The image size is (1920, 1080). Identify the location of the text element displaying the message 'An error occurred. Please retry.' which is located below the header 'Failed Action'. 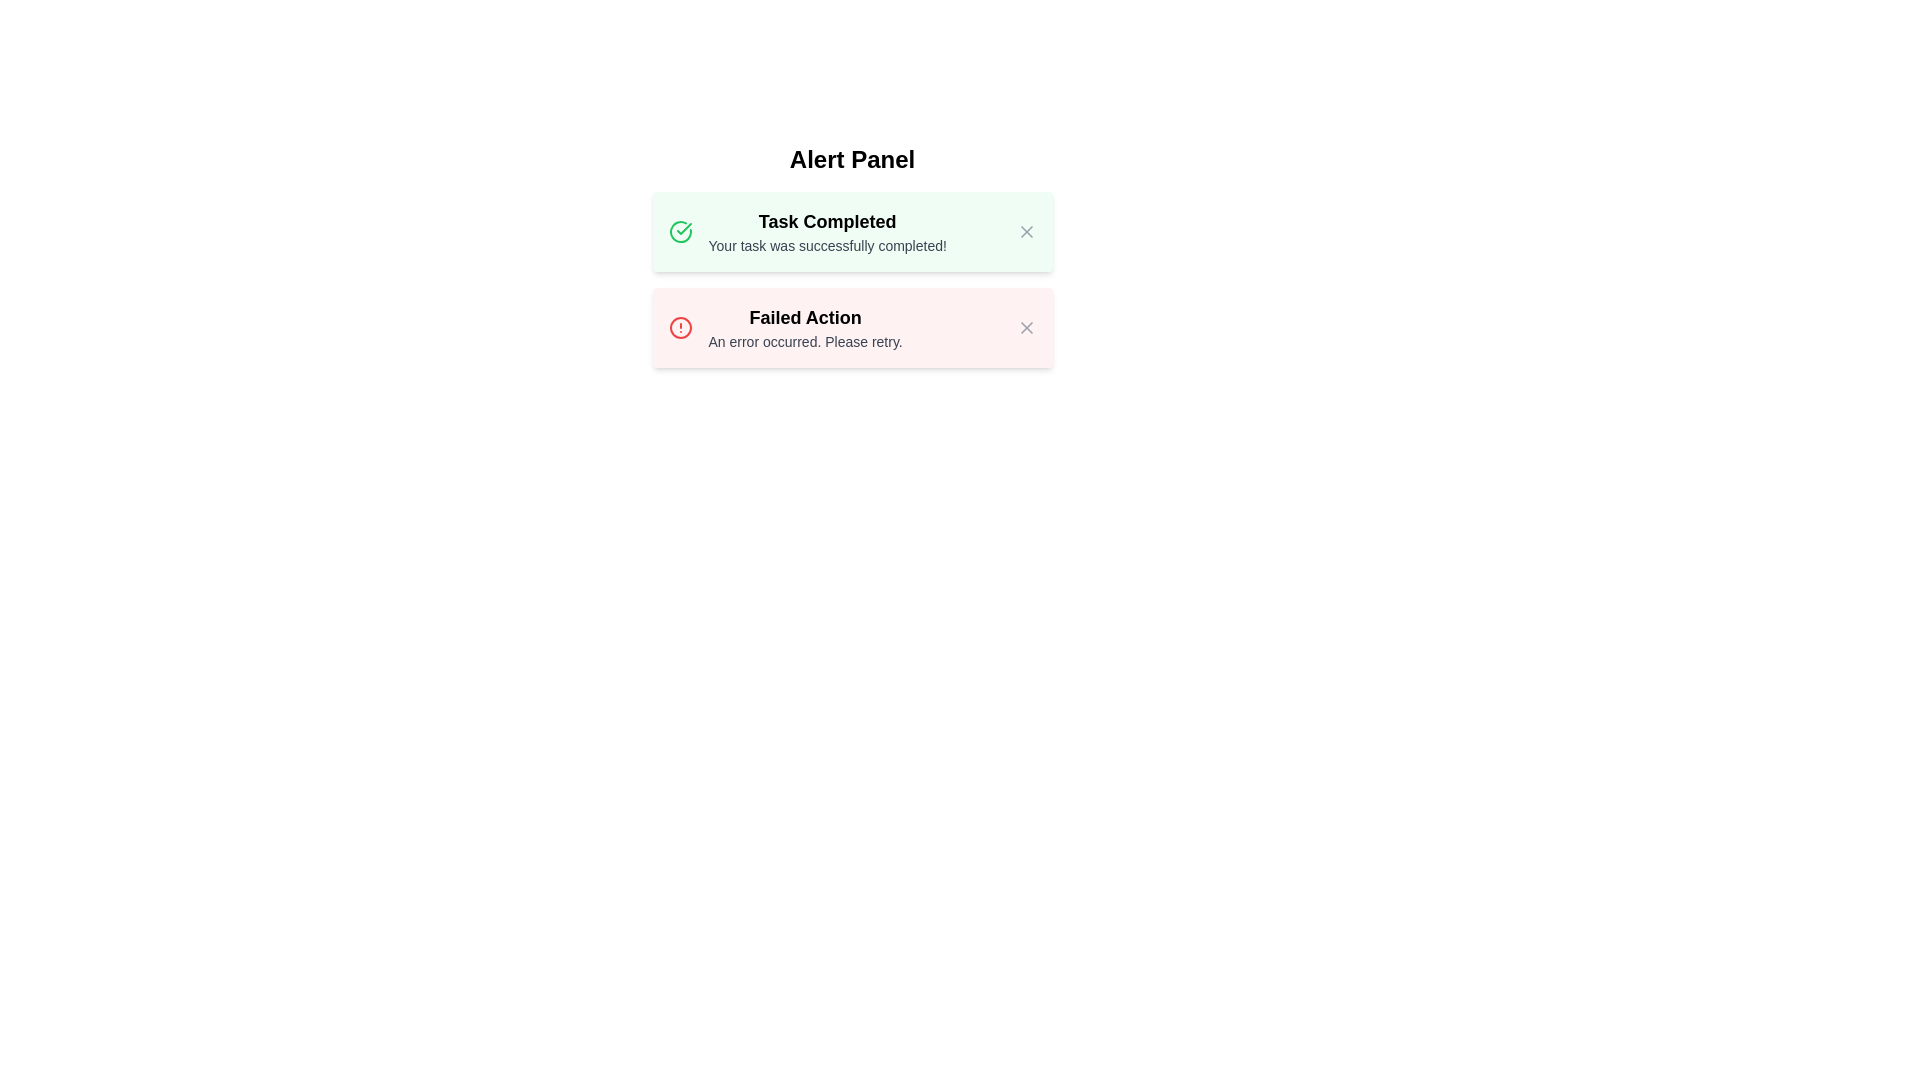
(805, 341).